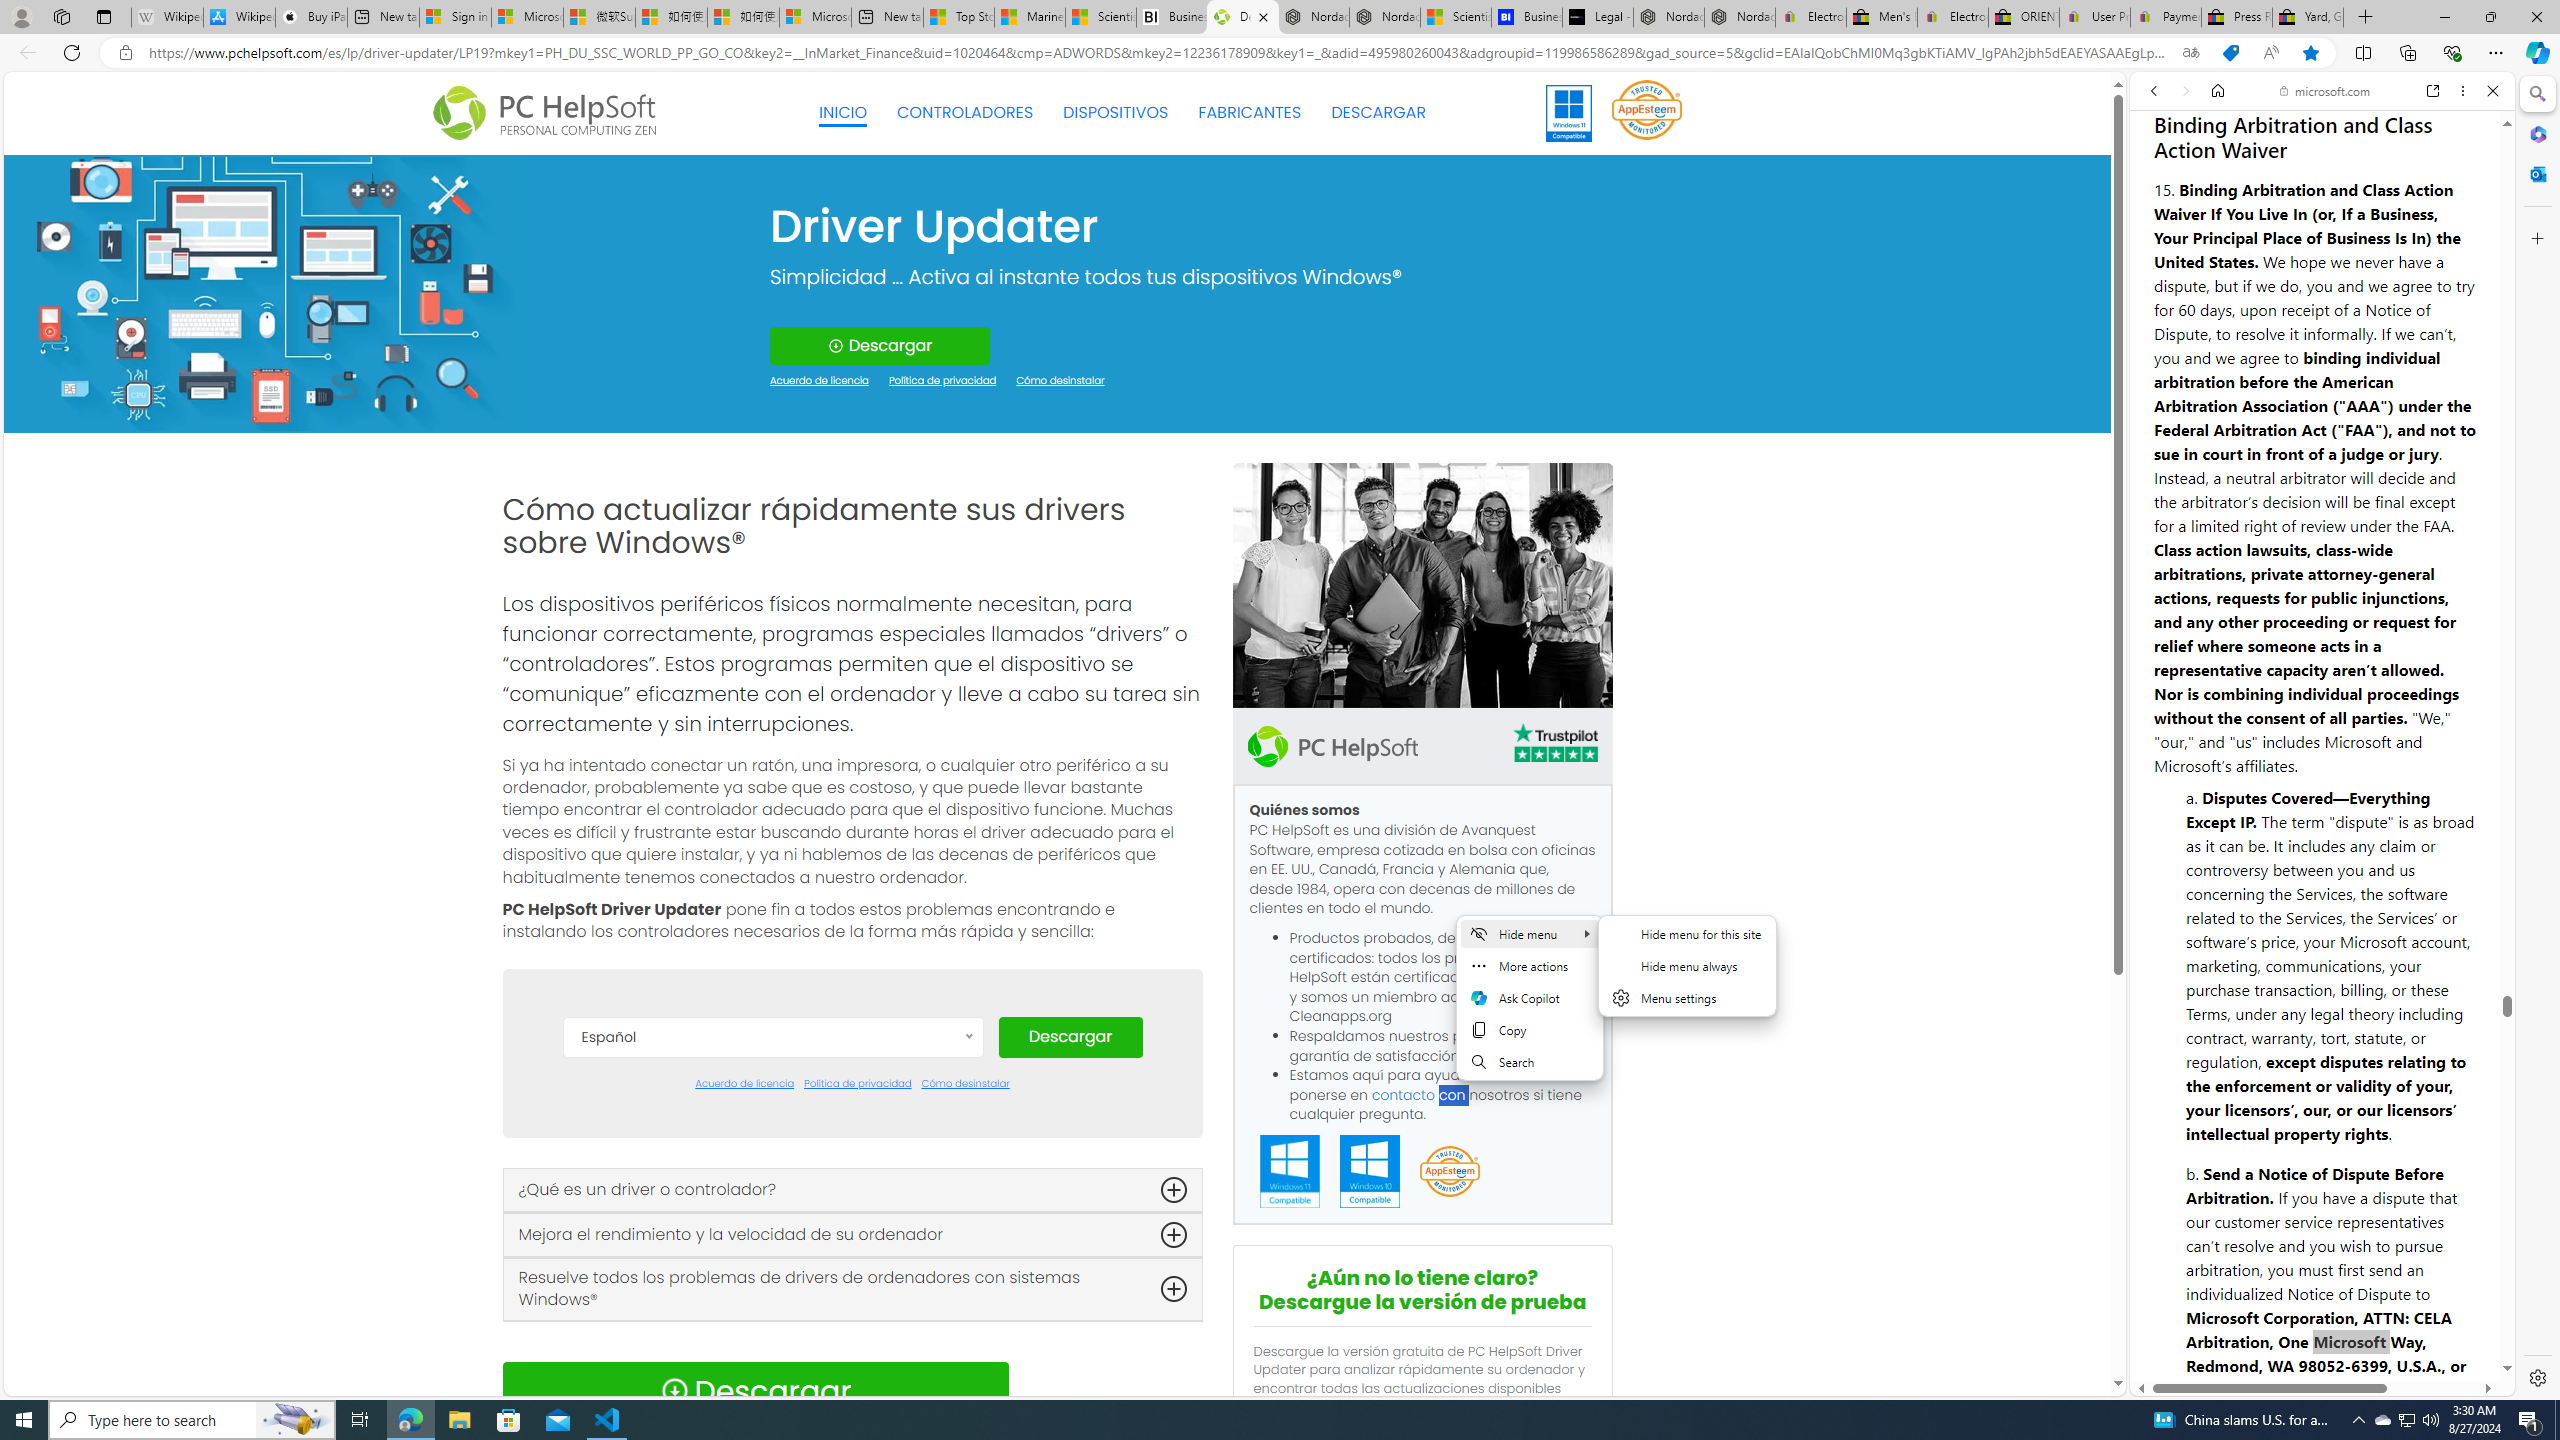 The image size is (2560, 1440). Describe the element at coordinates (2164, 16) in the screenshot. I see `'Payments Terms of Use | eBay.com'` at that location.